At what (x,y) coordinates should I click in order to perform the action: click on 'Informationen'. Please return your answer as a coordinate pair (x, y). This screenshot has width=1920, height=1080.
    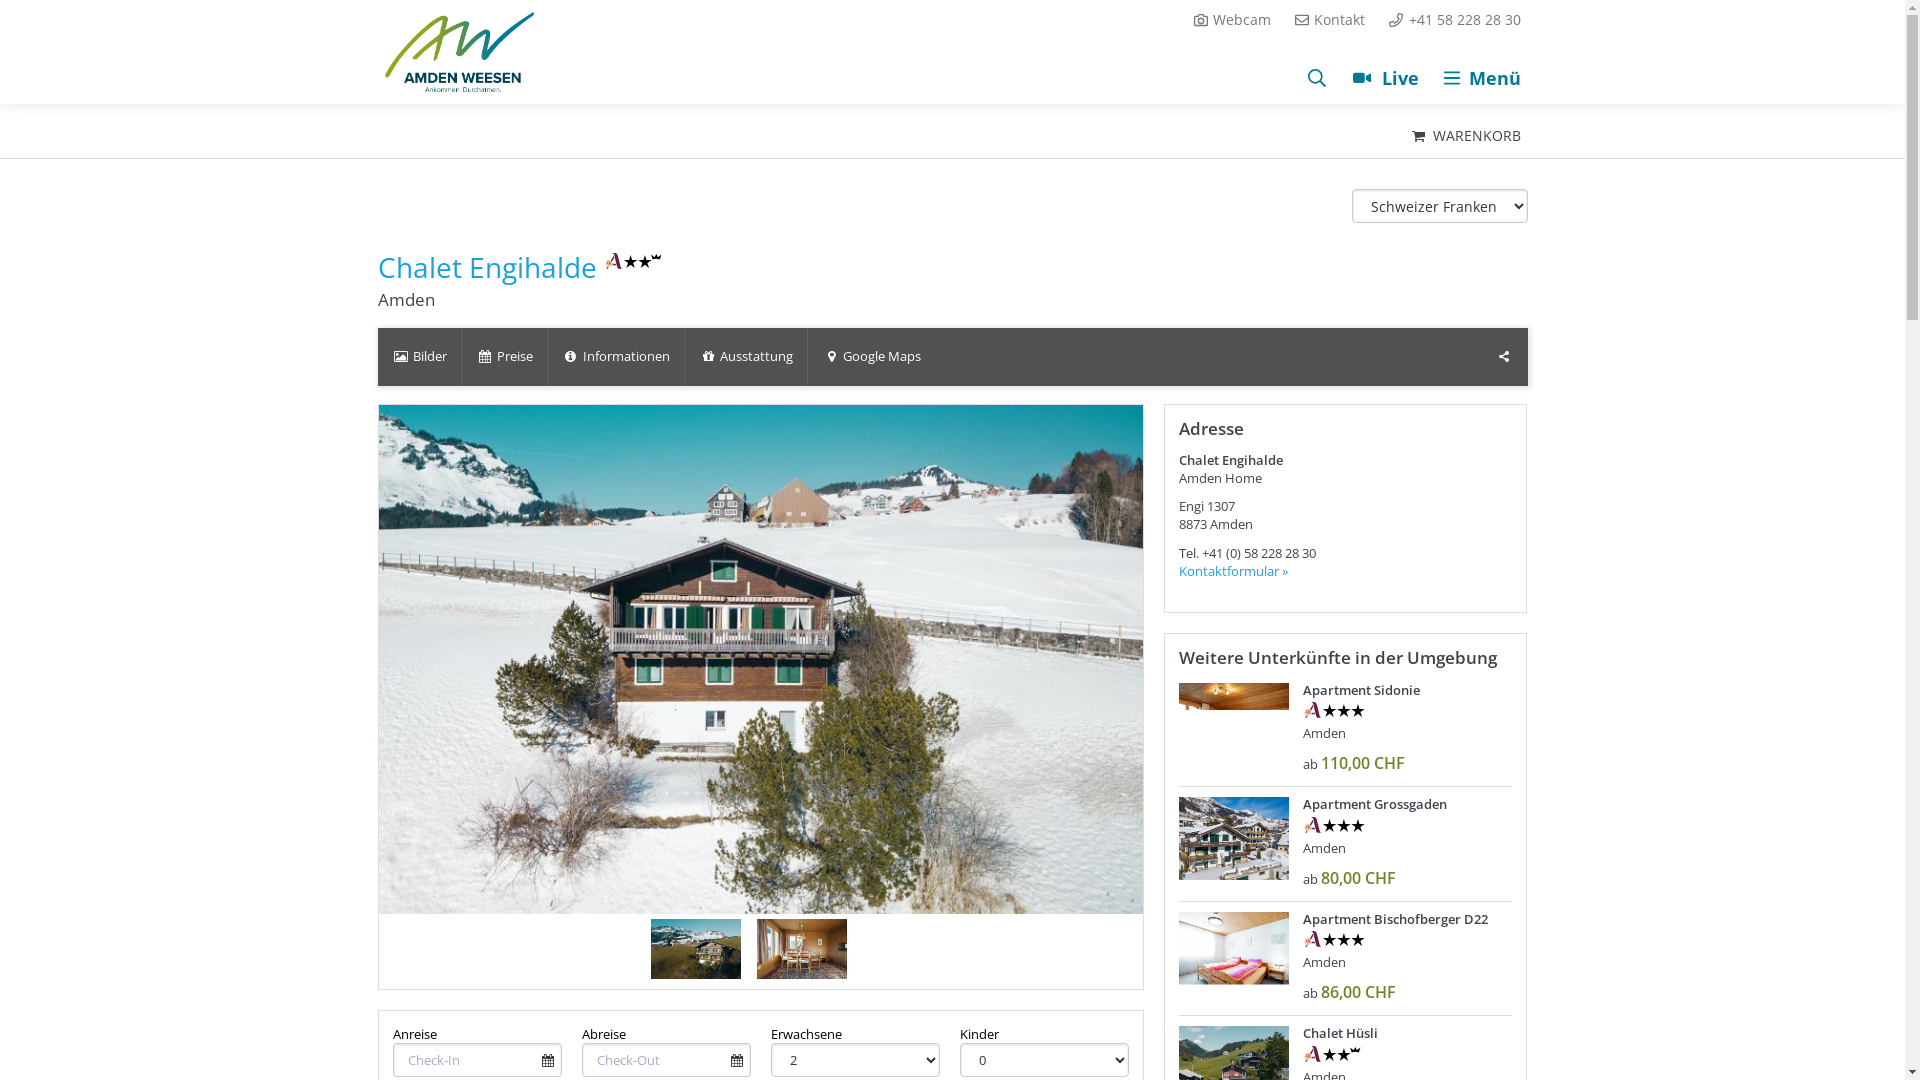
    Looking at the image, I should click on (614, 356).